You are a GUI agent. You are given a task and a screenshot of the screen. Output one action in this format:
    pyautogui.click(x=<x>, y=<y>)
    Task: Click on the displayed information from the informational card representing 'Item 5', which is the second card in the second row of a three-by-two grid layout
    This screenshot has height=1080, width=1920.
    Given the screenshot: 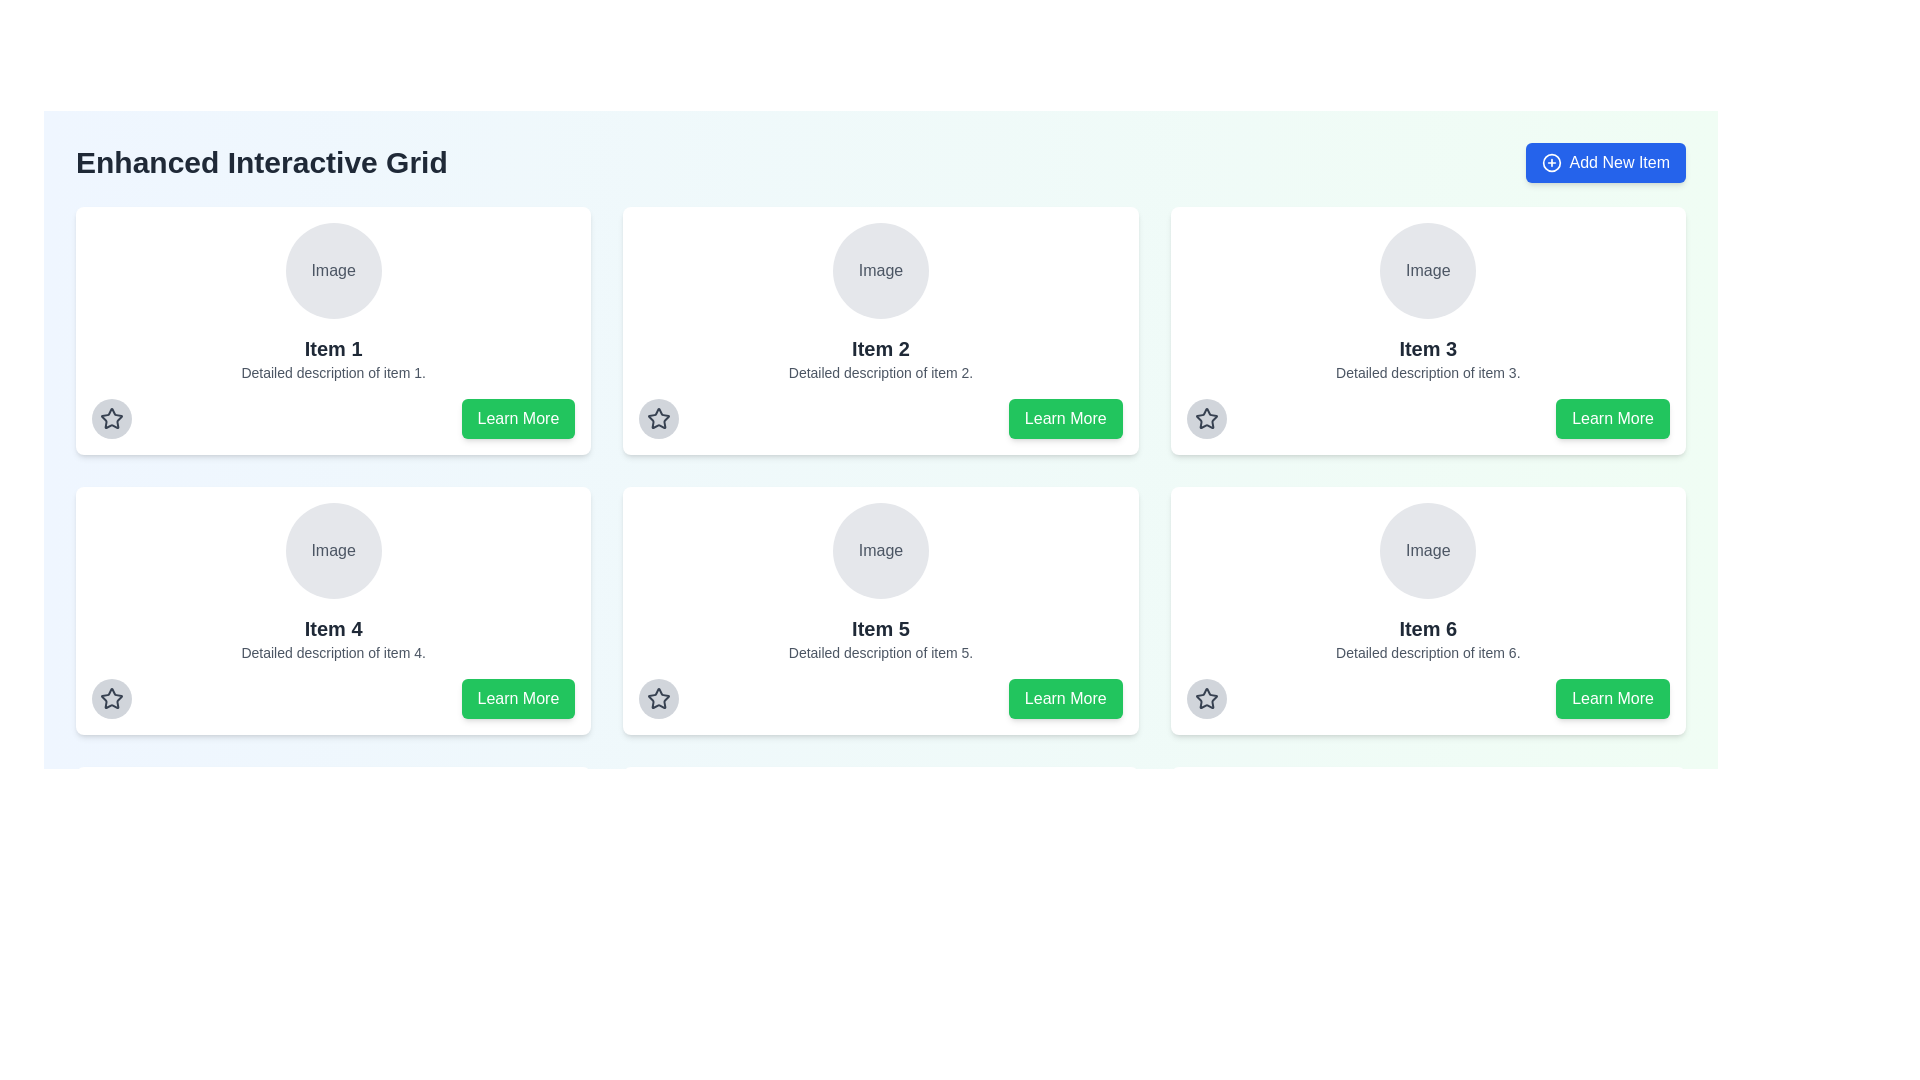 What is the action you would take?
    pyautogui.click(x=880, y=582)
    